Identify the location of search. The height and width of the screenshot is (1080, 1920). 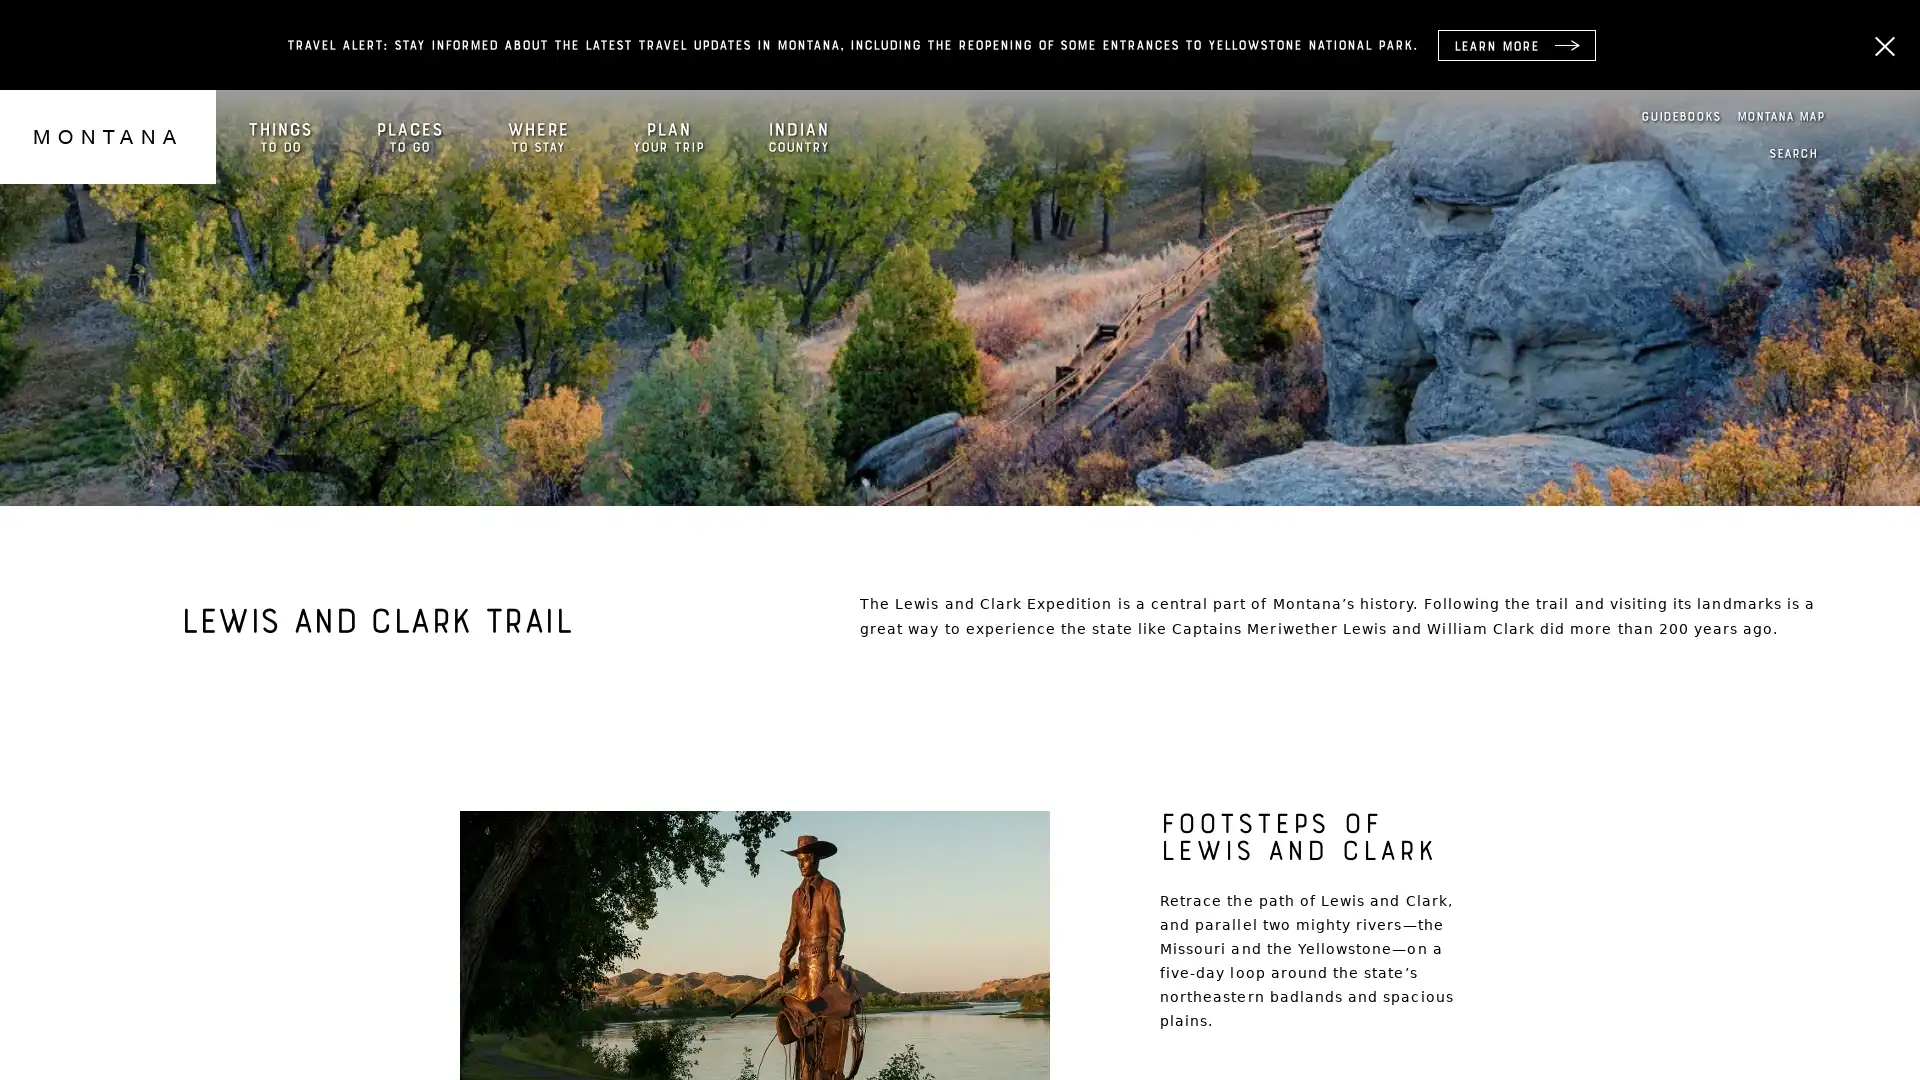
(1793, 153).